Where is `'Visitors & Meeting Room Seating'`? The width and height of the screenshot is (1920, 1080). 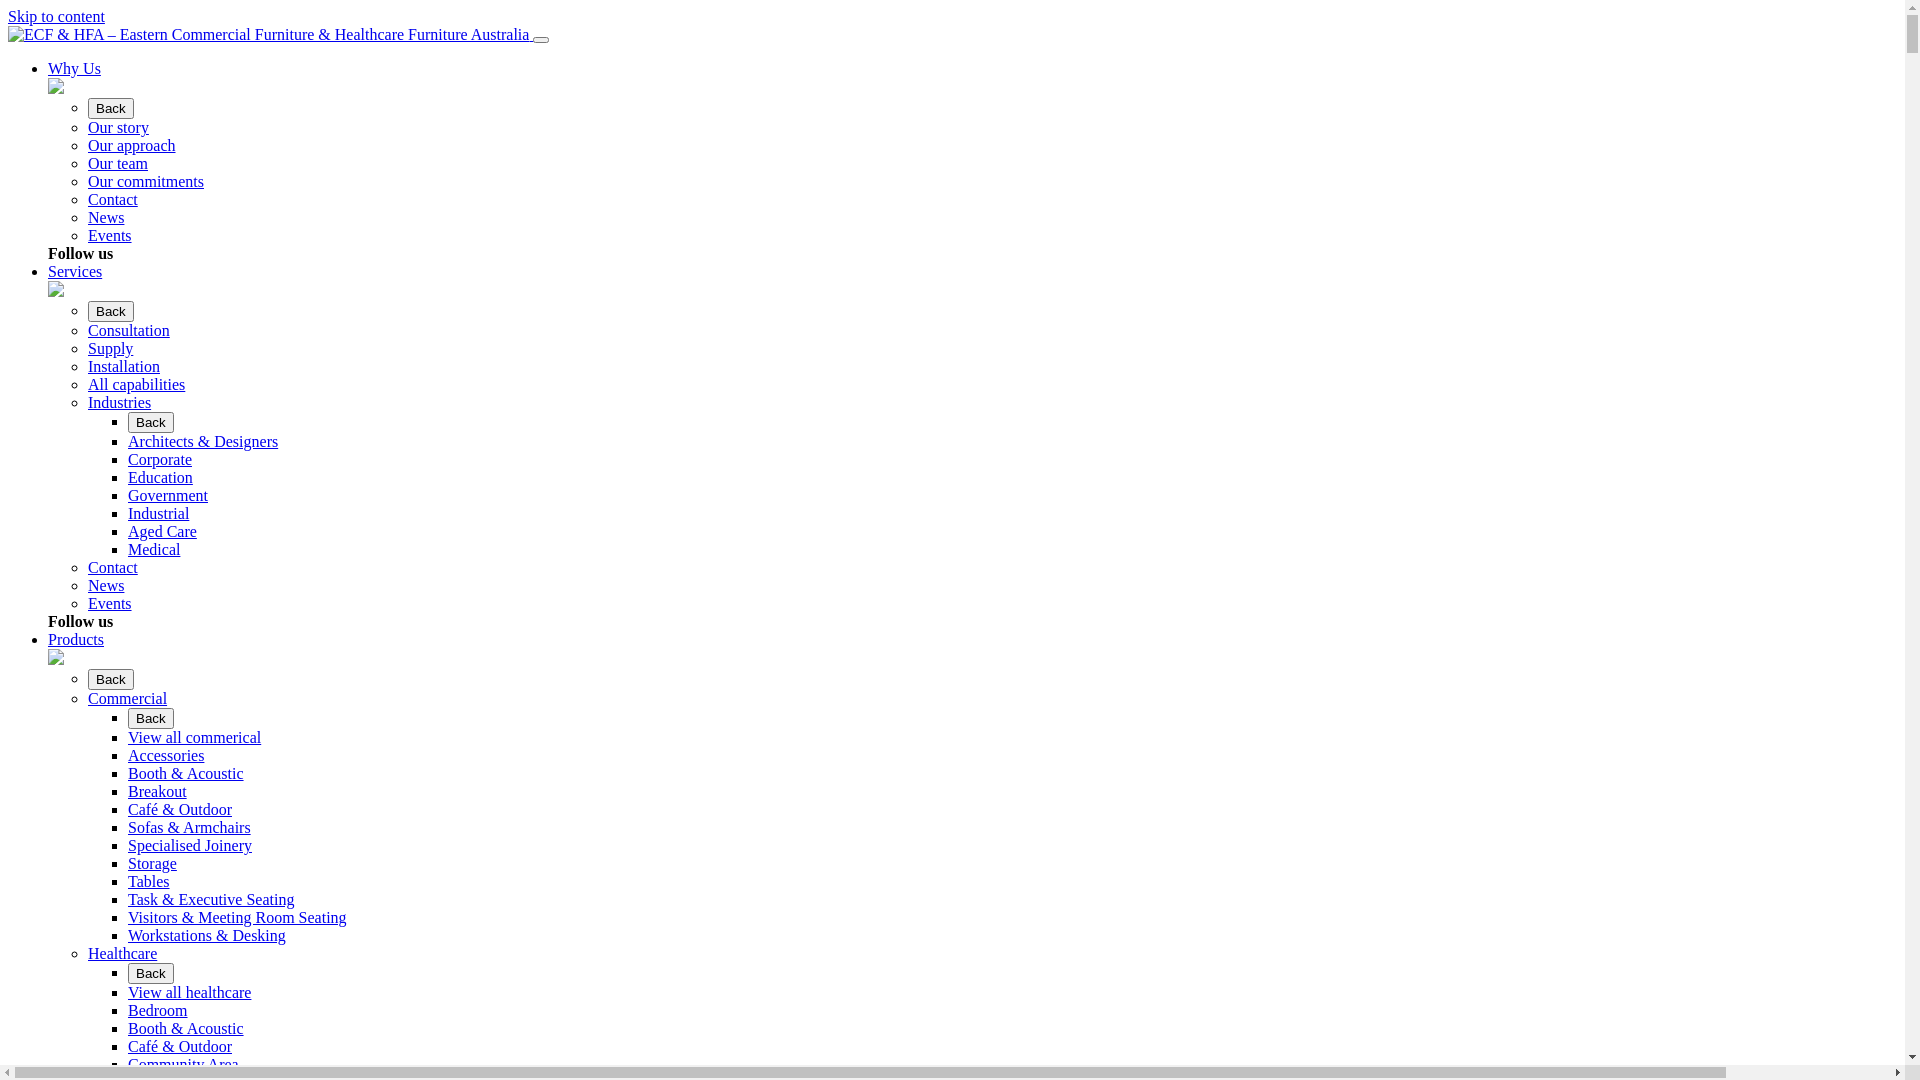 'Visitors & Meeting Room Seating' is located at coordinates (237, 917).